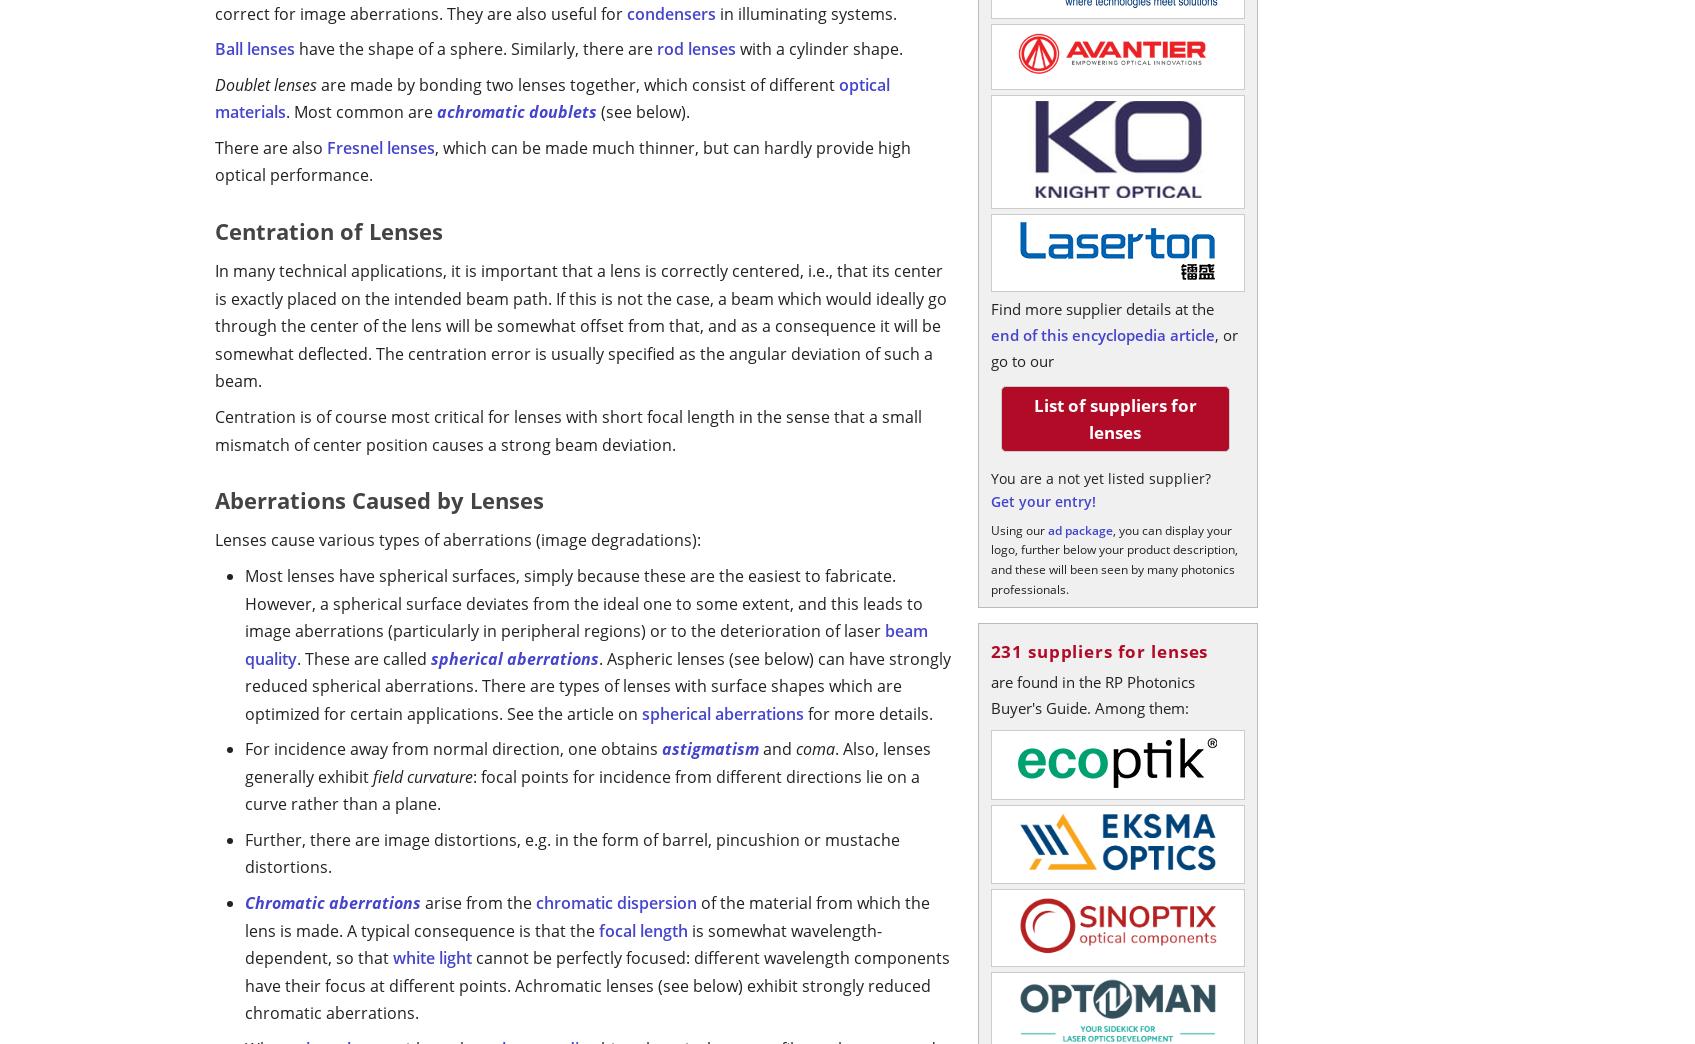  What do you see at coordinates (642, 928) in the screenshot?
I see `'focal length'` at bounding box center [642, 928].